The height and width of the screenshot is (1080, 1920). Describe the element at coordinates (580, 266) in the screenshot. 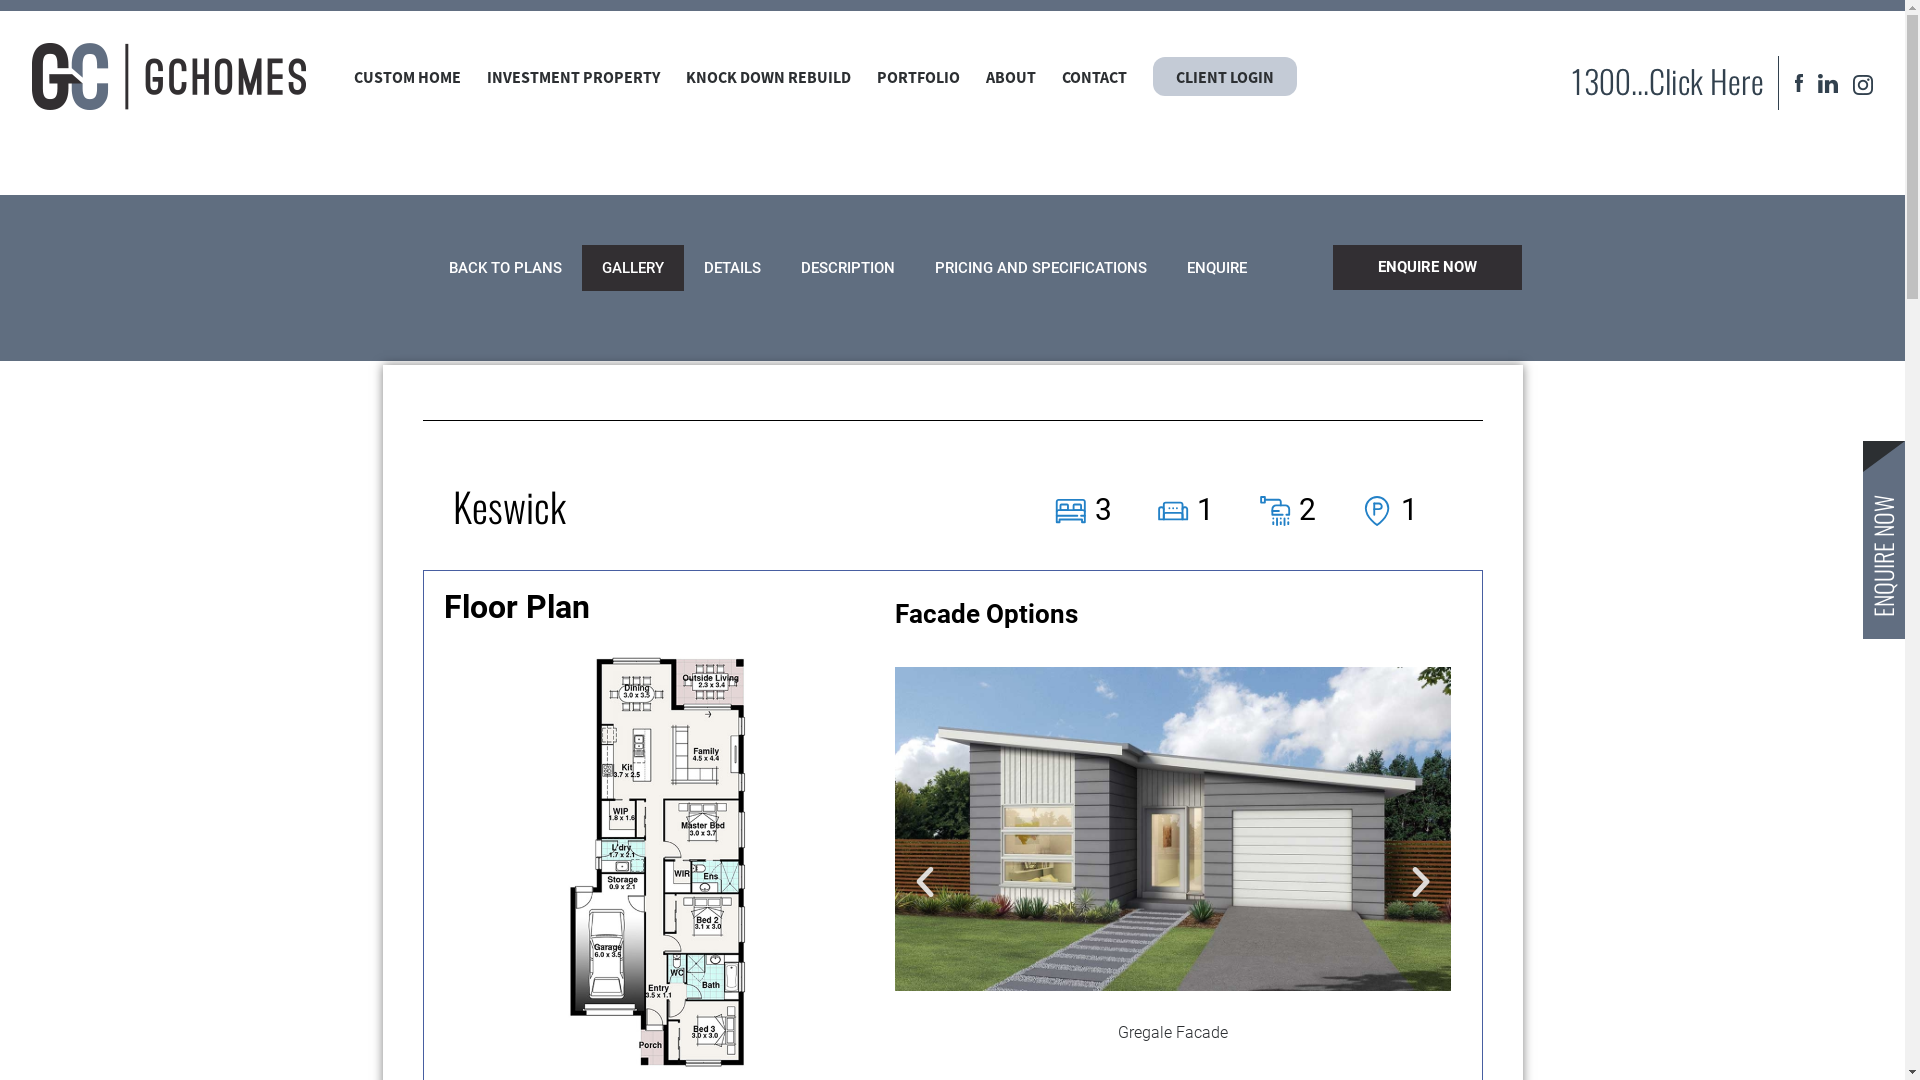

I see `'GALLERY'` at that location.